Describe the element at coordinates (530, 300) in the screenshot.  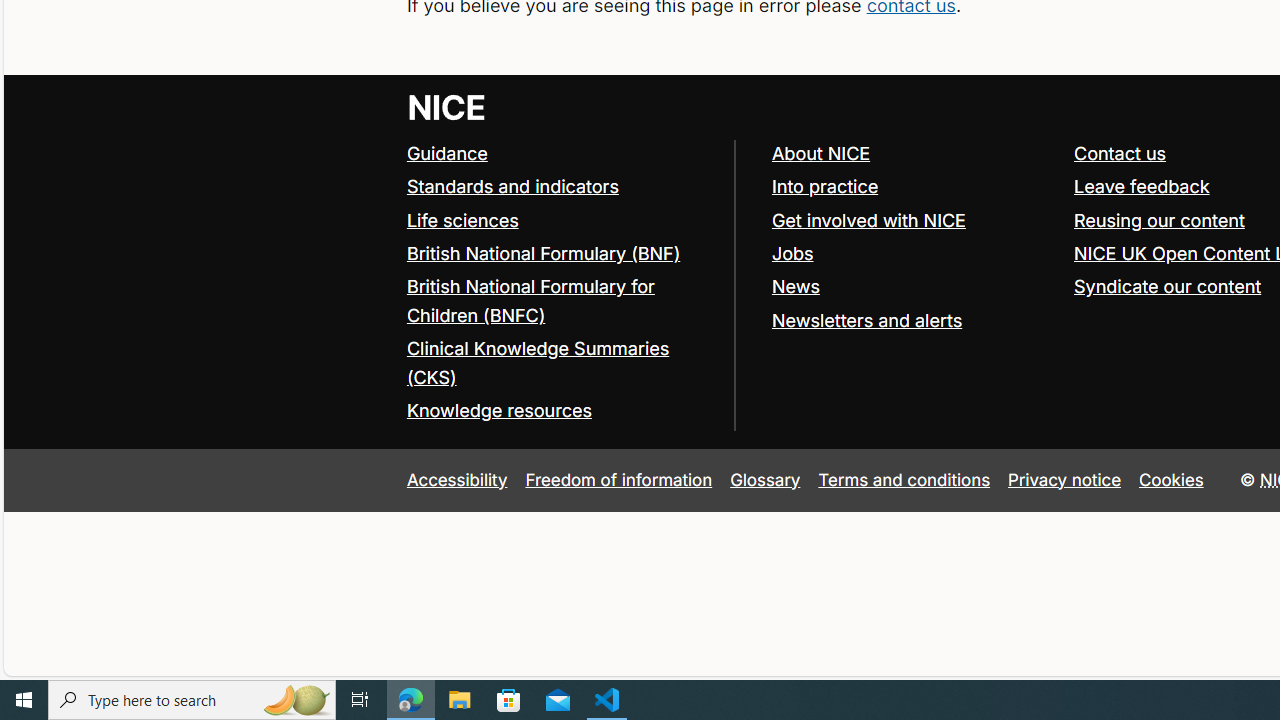
I see `'British National Formulary for Children (BNFC)'` at that location.